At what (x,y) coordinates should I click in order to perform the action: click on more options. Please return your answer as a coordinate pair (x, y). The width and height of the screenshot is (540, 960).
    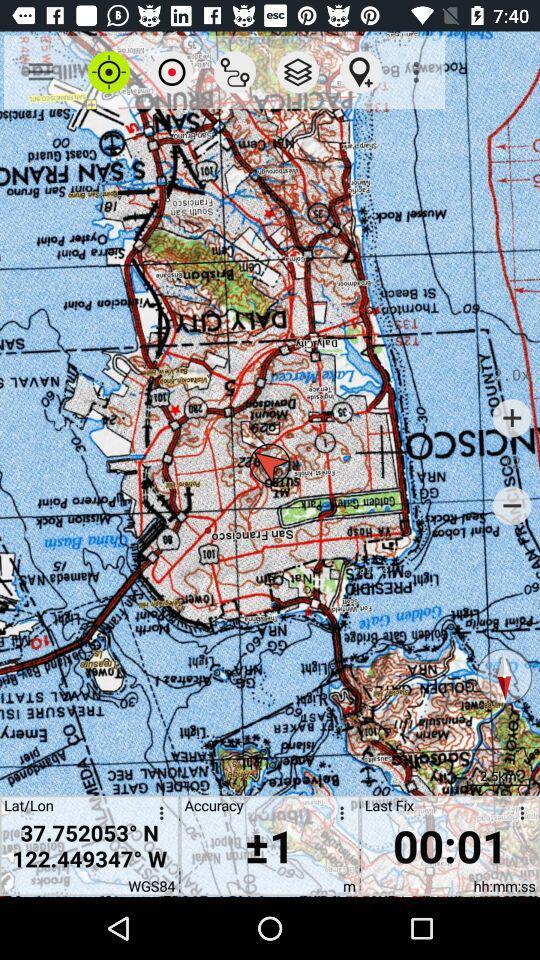
    Looking at the image, I should click on (157, 816).